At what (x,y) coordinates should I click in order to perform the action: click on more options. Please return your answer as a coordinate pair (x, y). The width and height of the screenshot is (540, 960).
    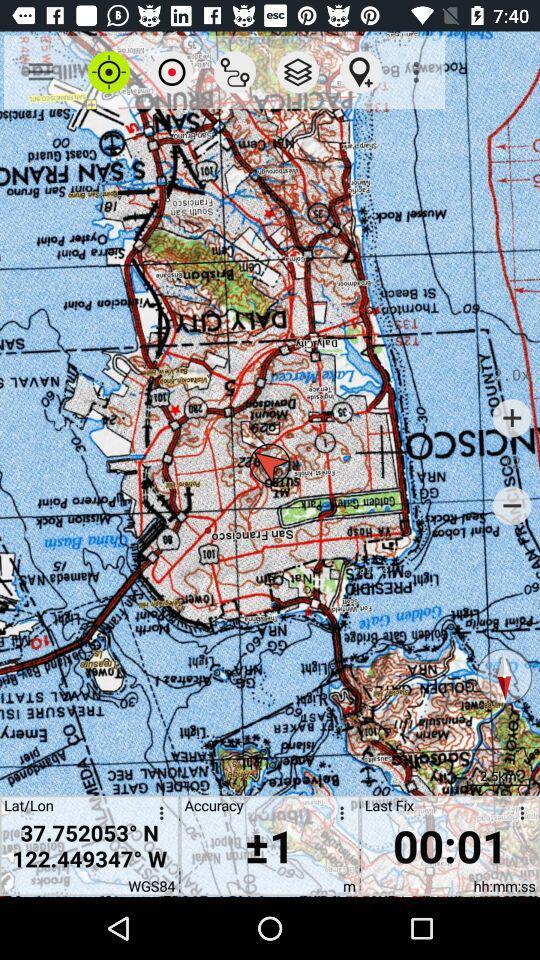
    Looking at the image, I should click on (157, 816).